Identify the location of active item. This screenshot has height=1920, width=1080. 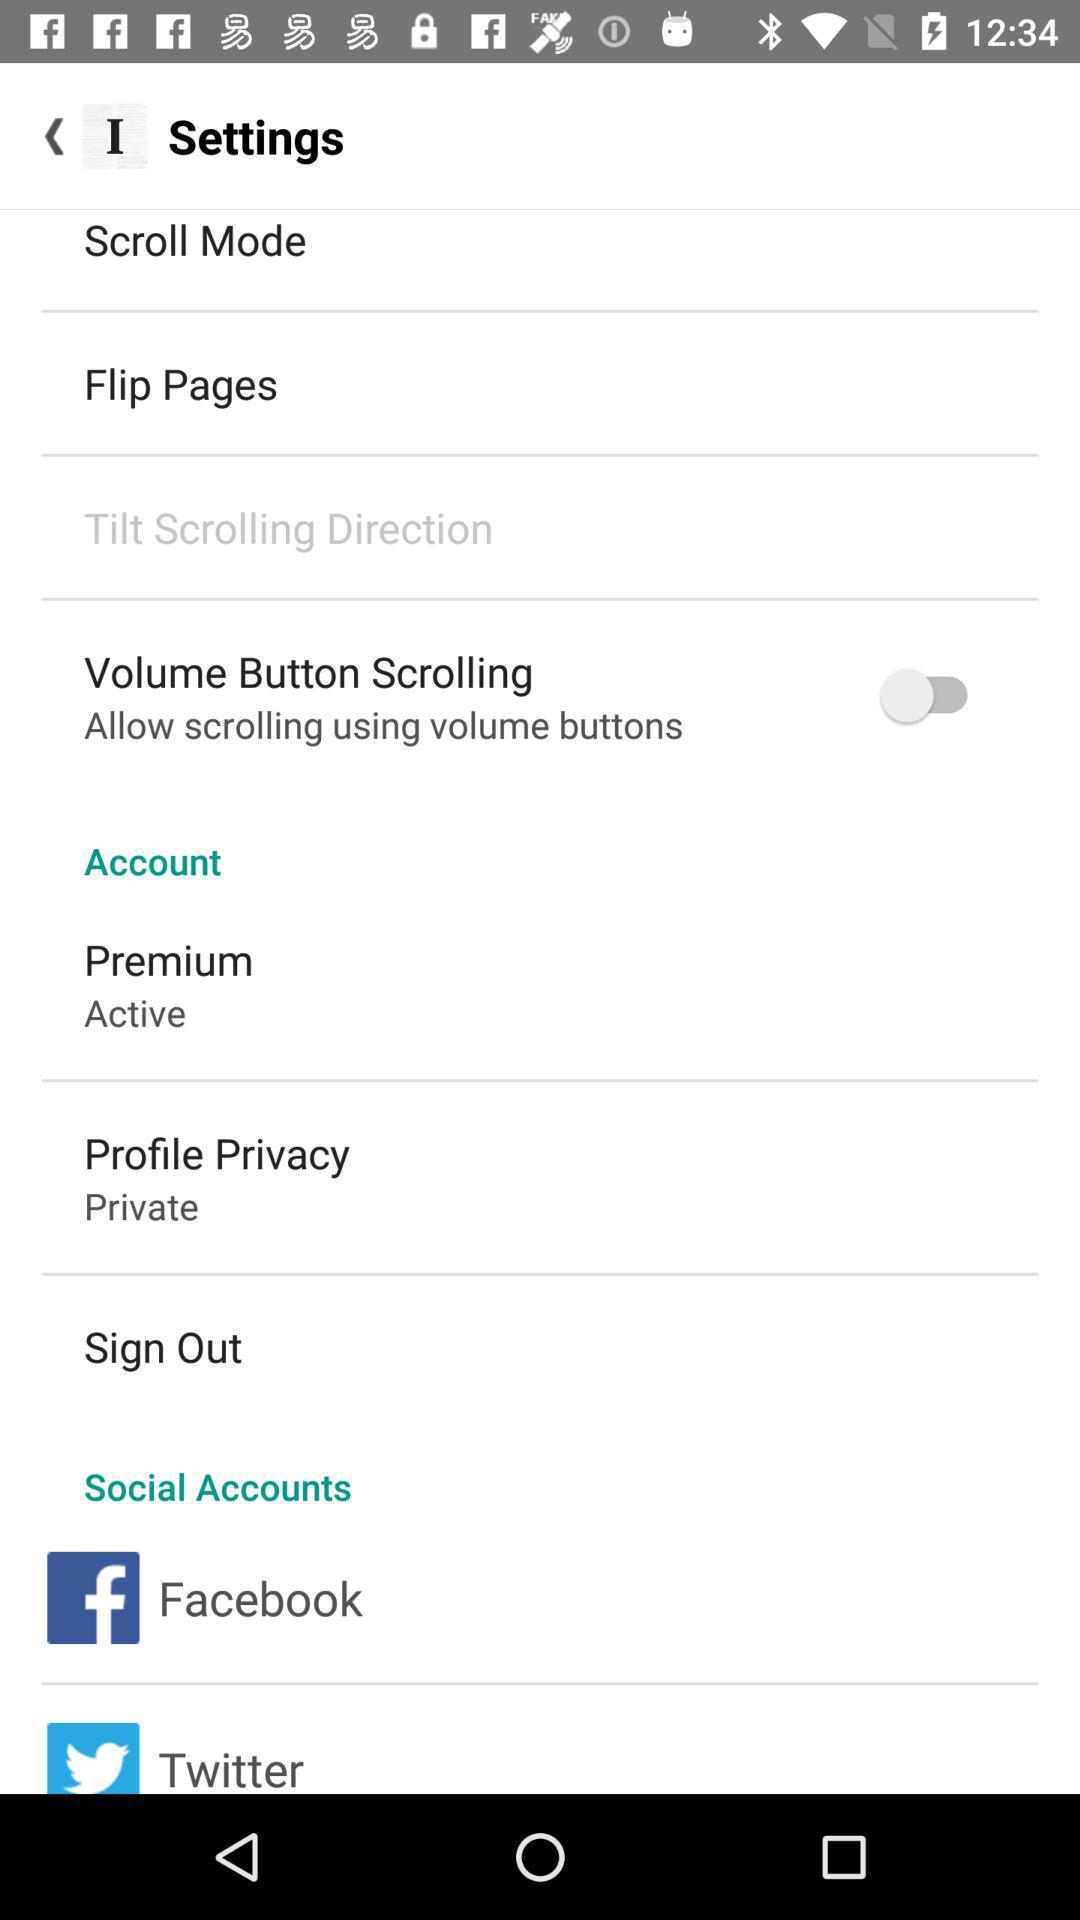
(135, 1012).